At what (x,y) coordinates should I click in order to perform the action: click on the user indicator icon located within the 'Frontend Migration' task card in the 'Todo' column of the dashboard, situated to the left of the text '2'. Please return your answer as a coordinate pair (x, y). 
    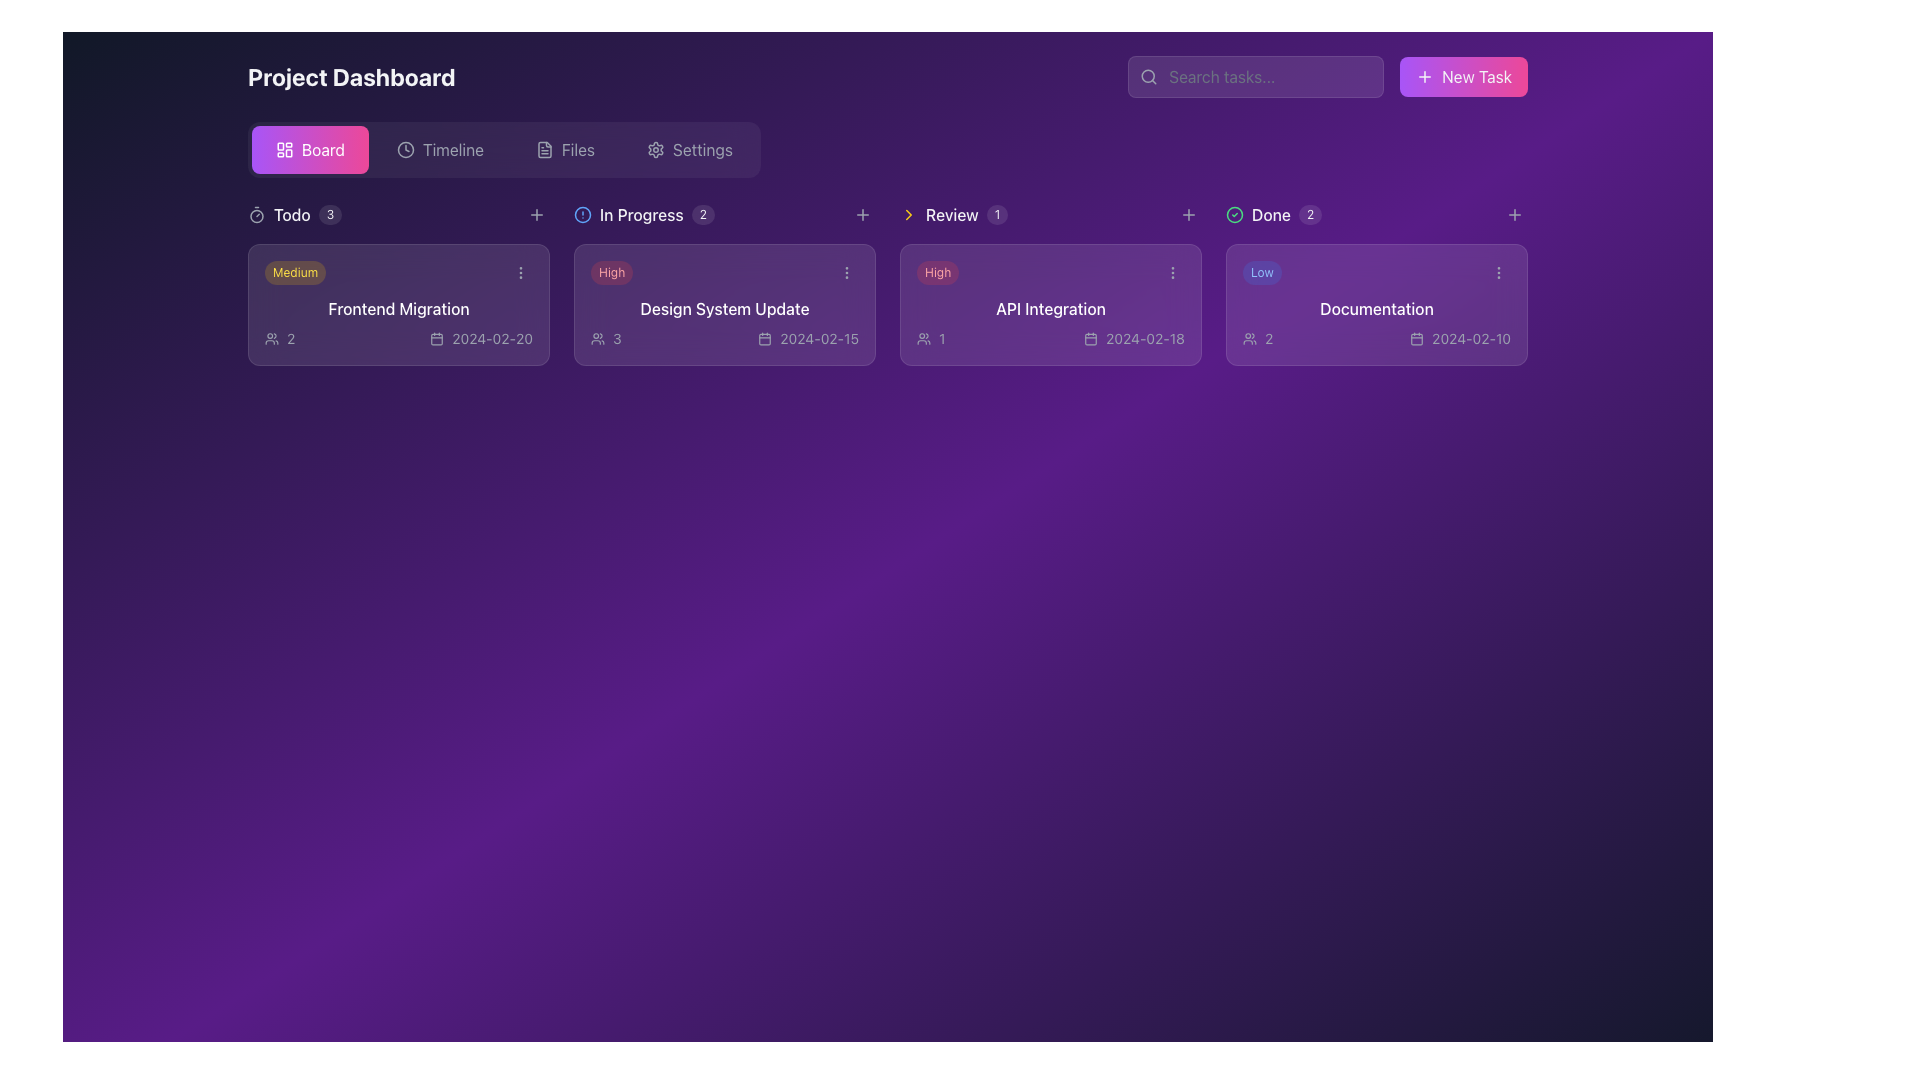
    Looking at the image, I should click on (271, 338).